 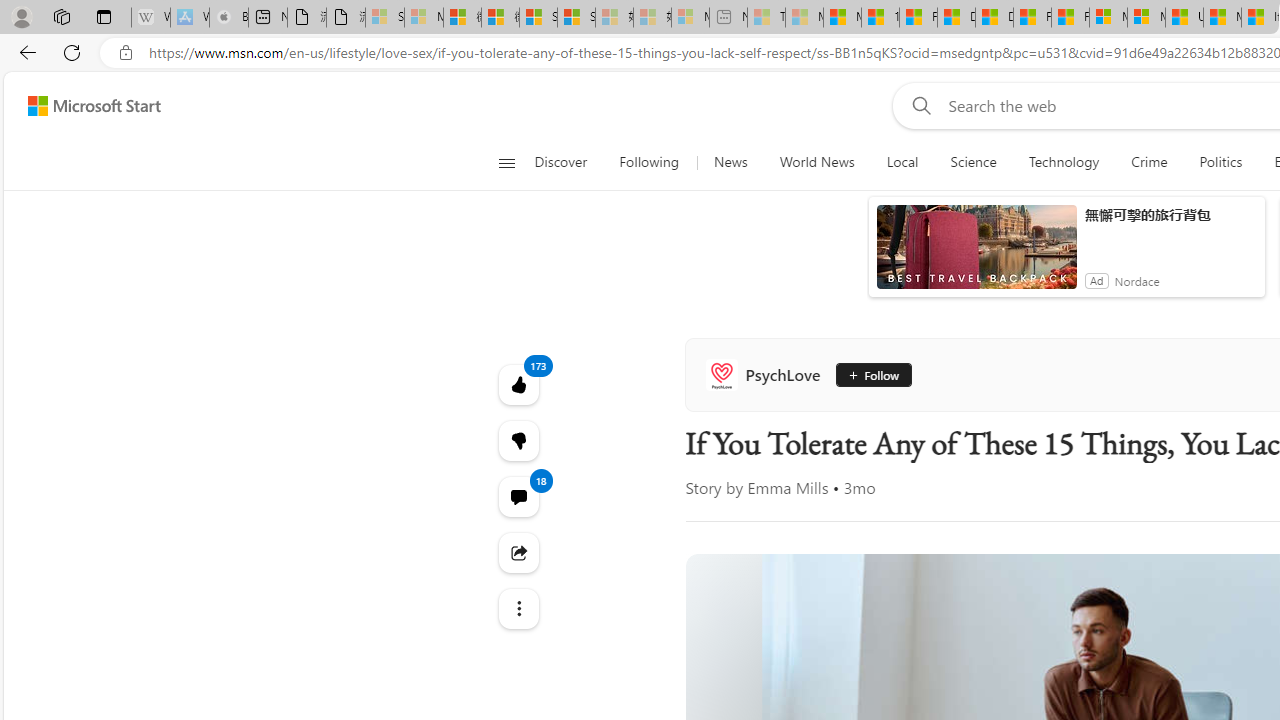 What do you see at coordinates (816, 162) in the screenshot?
I see `'World News'` at bounding box center [816, 162].